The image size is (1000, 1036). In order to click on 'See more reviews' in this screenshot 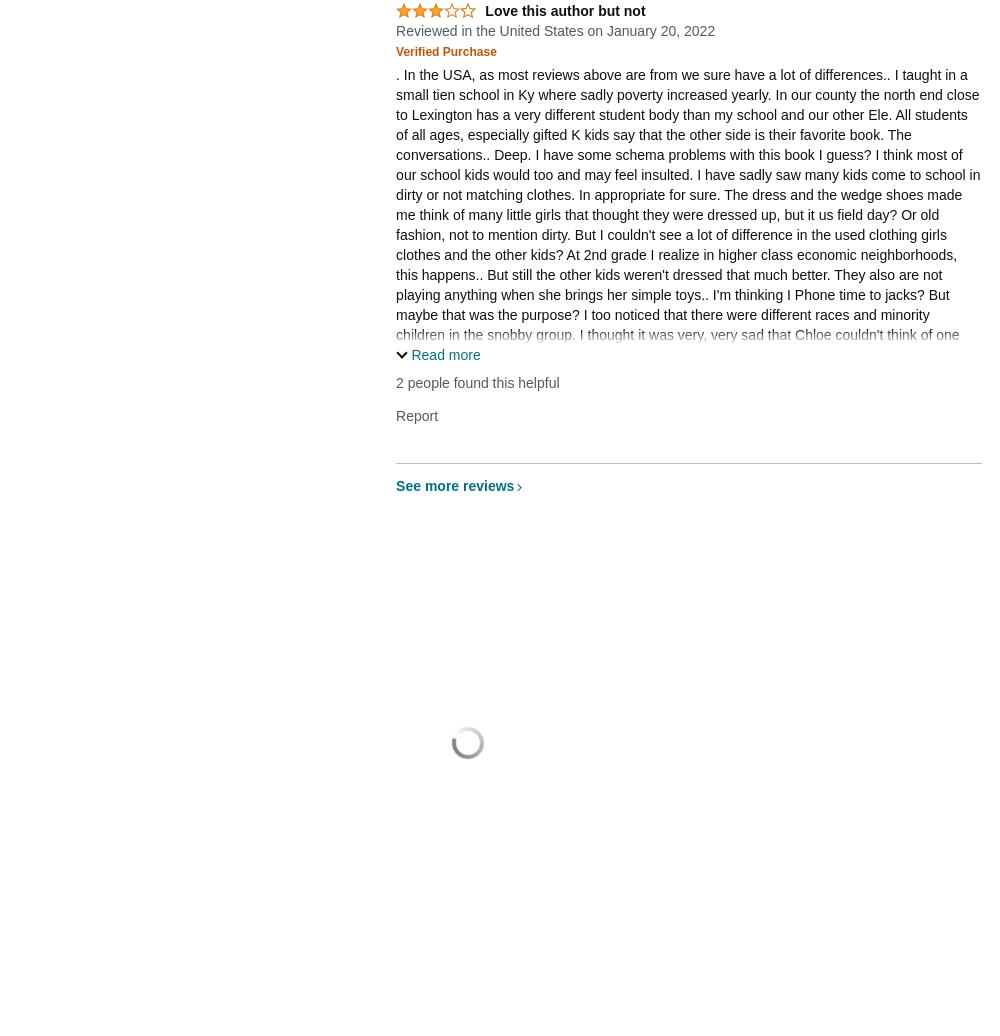, I will do `click(396, 485)`.